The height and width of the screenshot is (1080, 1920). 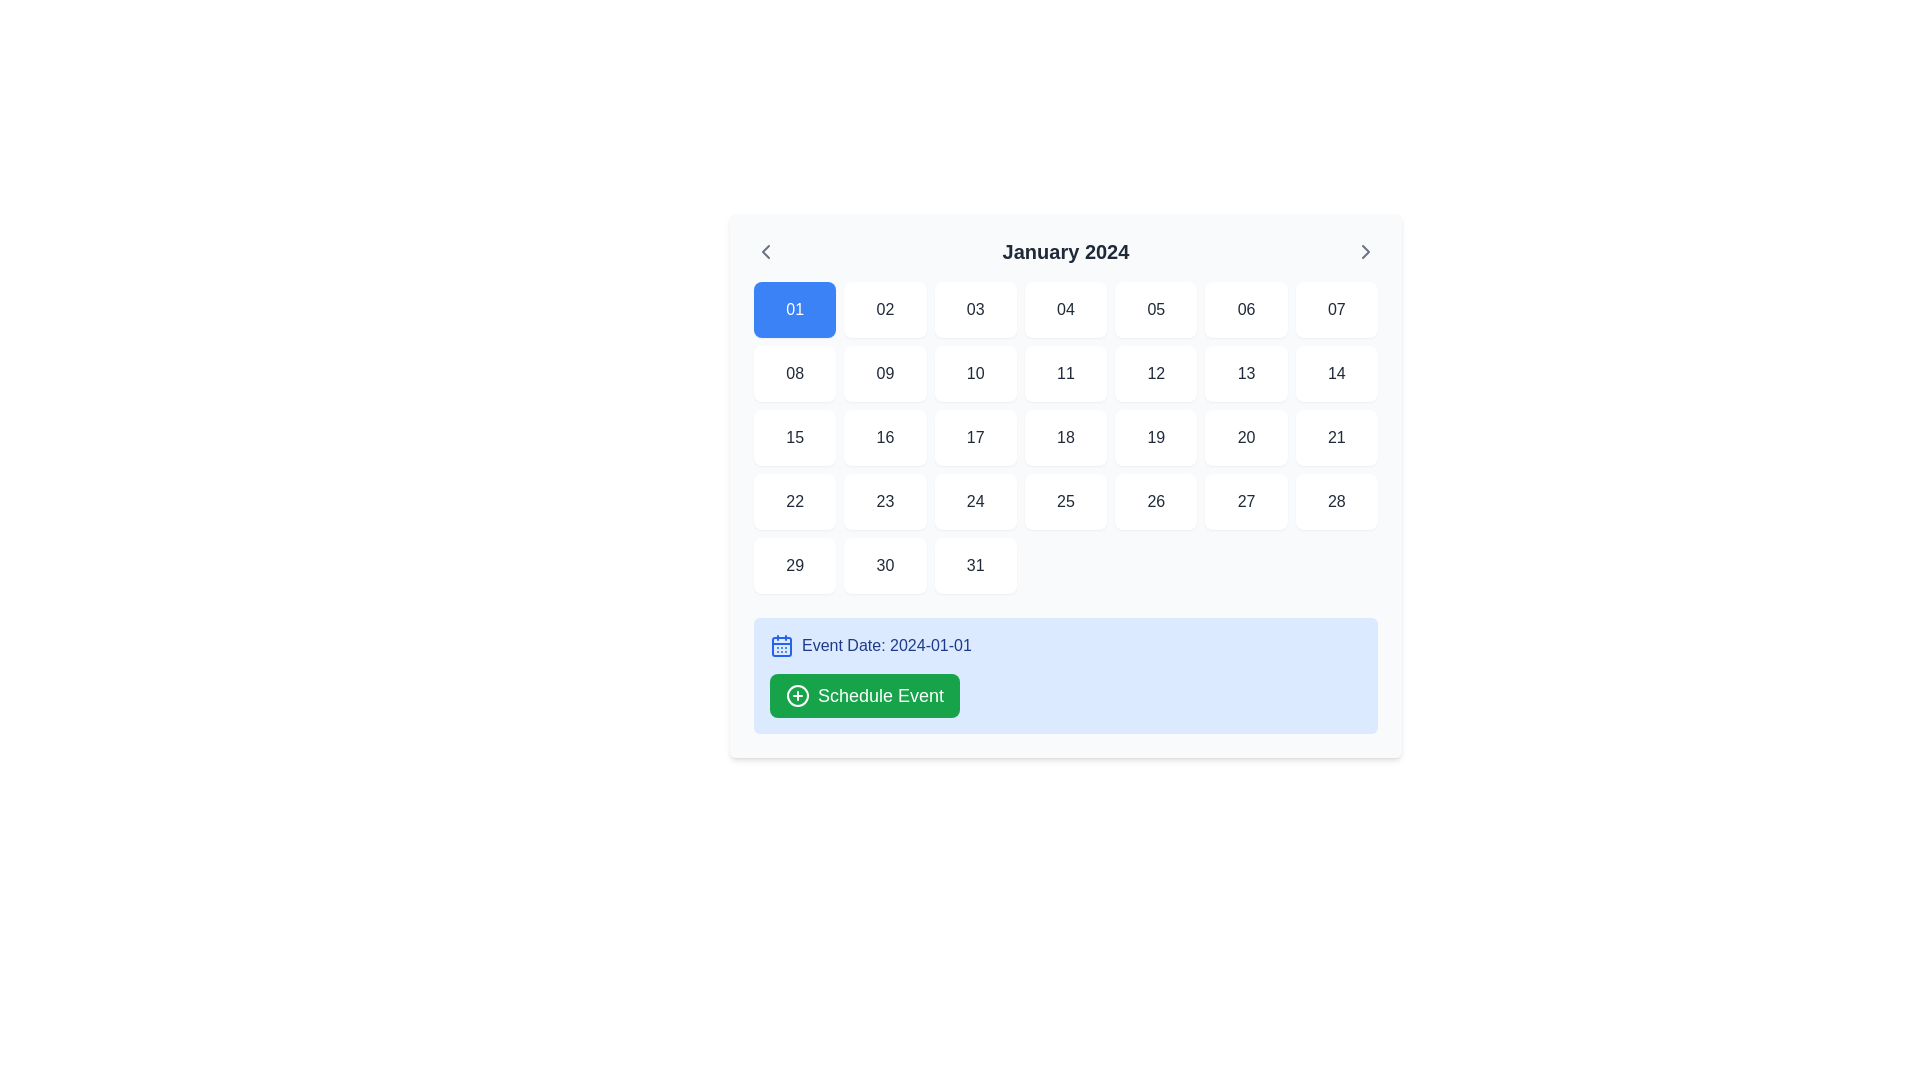 What do you see at coordinates (884, 309) in the screenshot?
I see `the button labeled '02' in the calendar interface to interact` at bounding box center [884, 309].